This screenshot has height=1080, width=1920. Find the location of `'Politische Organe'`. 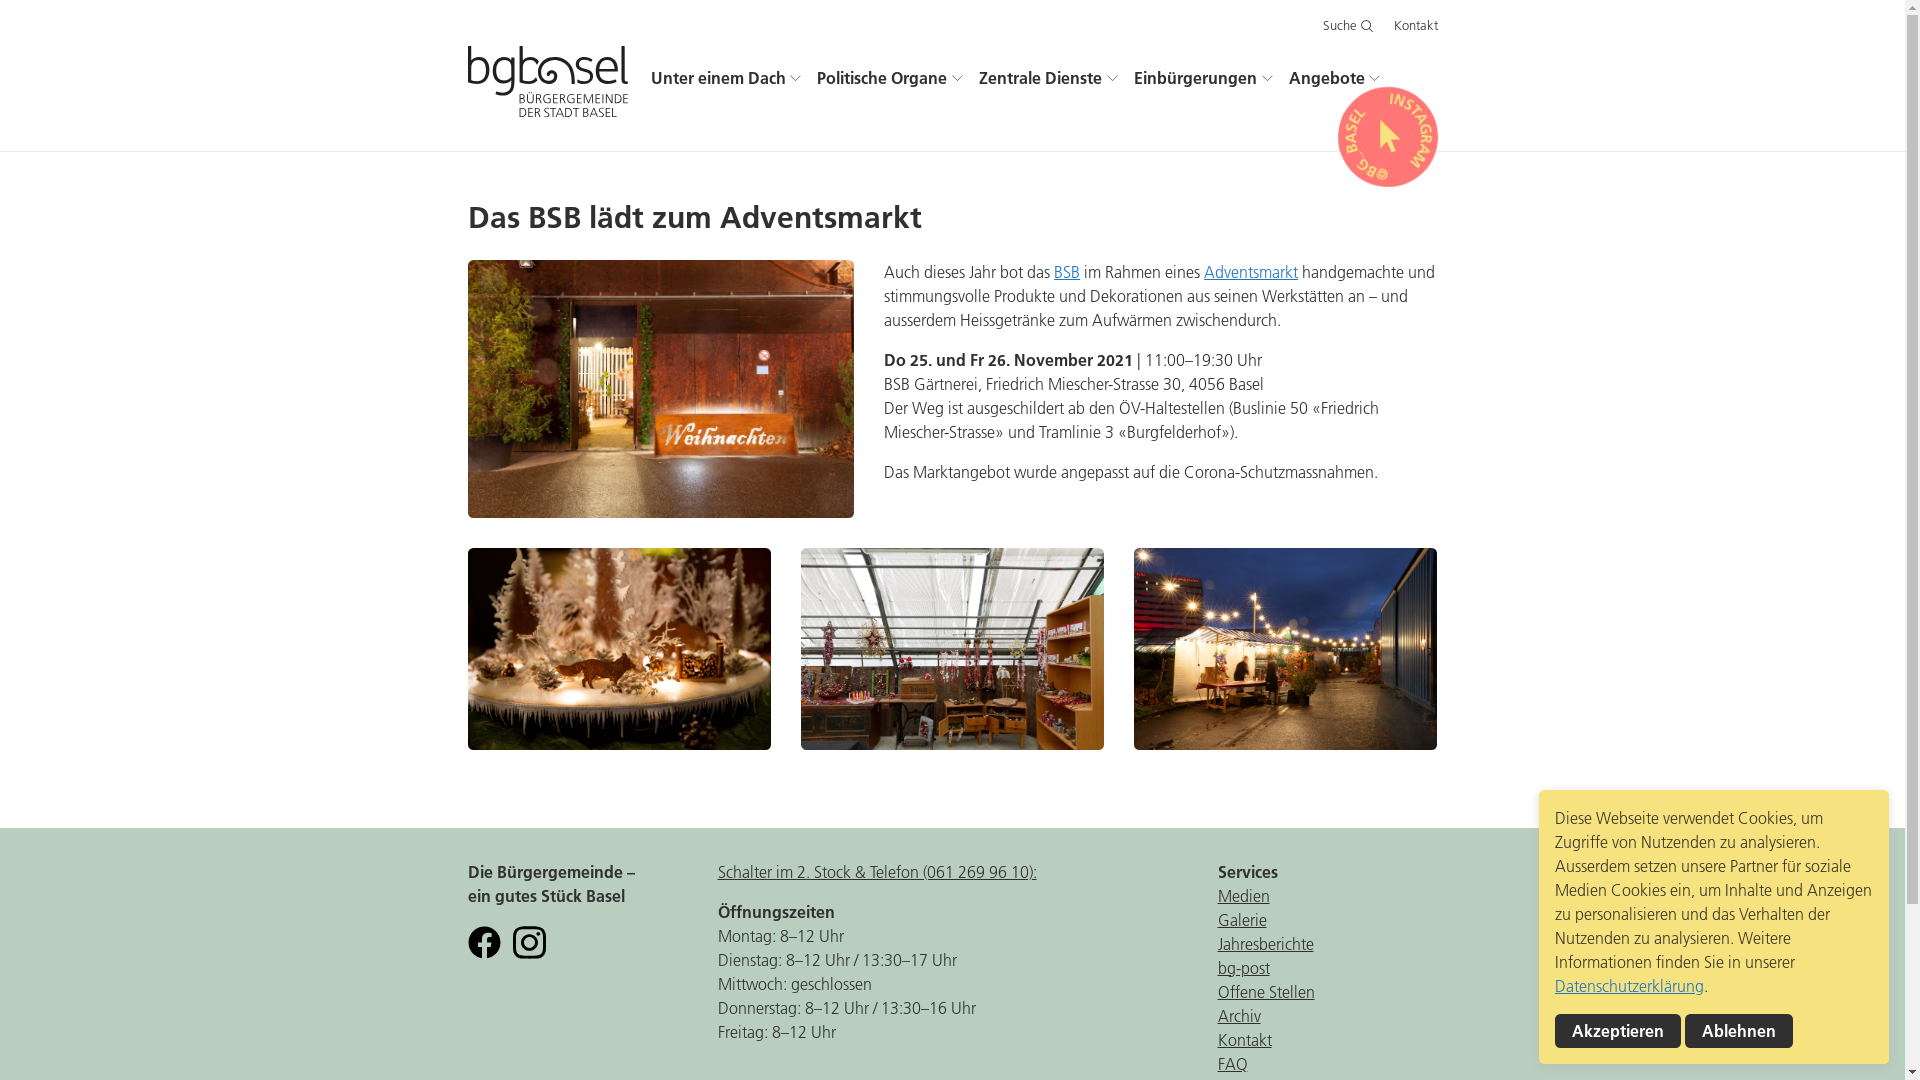

'Politische Organe' is located at coordinates (888, 77).